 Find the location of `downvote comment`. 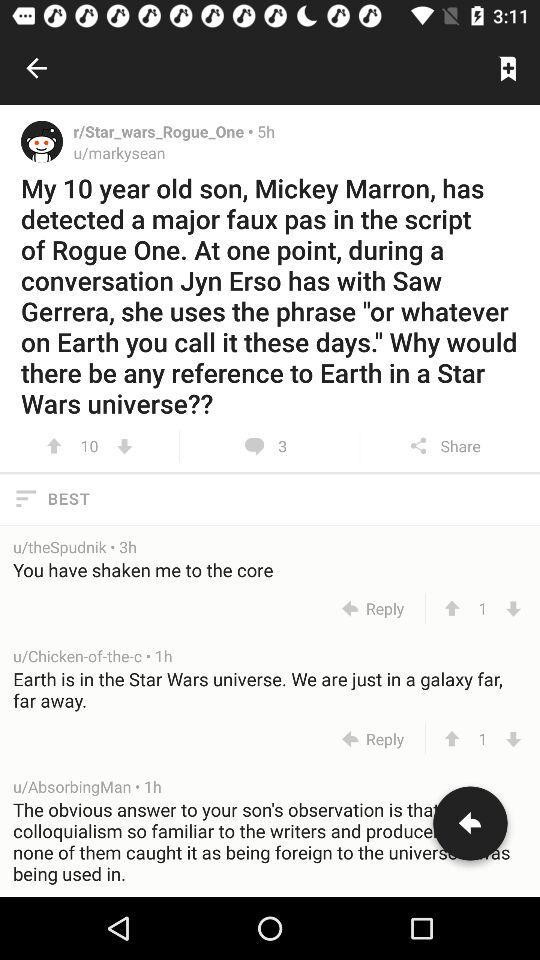

downvote comment is located at coordinates (513, 607).